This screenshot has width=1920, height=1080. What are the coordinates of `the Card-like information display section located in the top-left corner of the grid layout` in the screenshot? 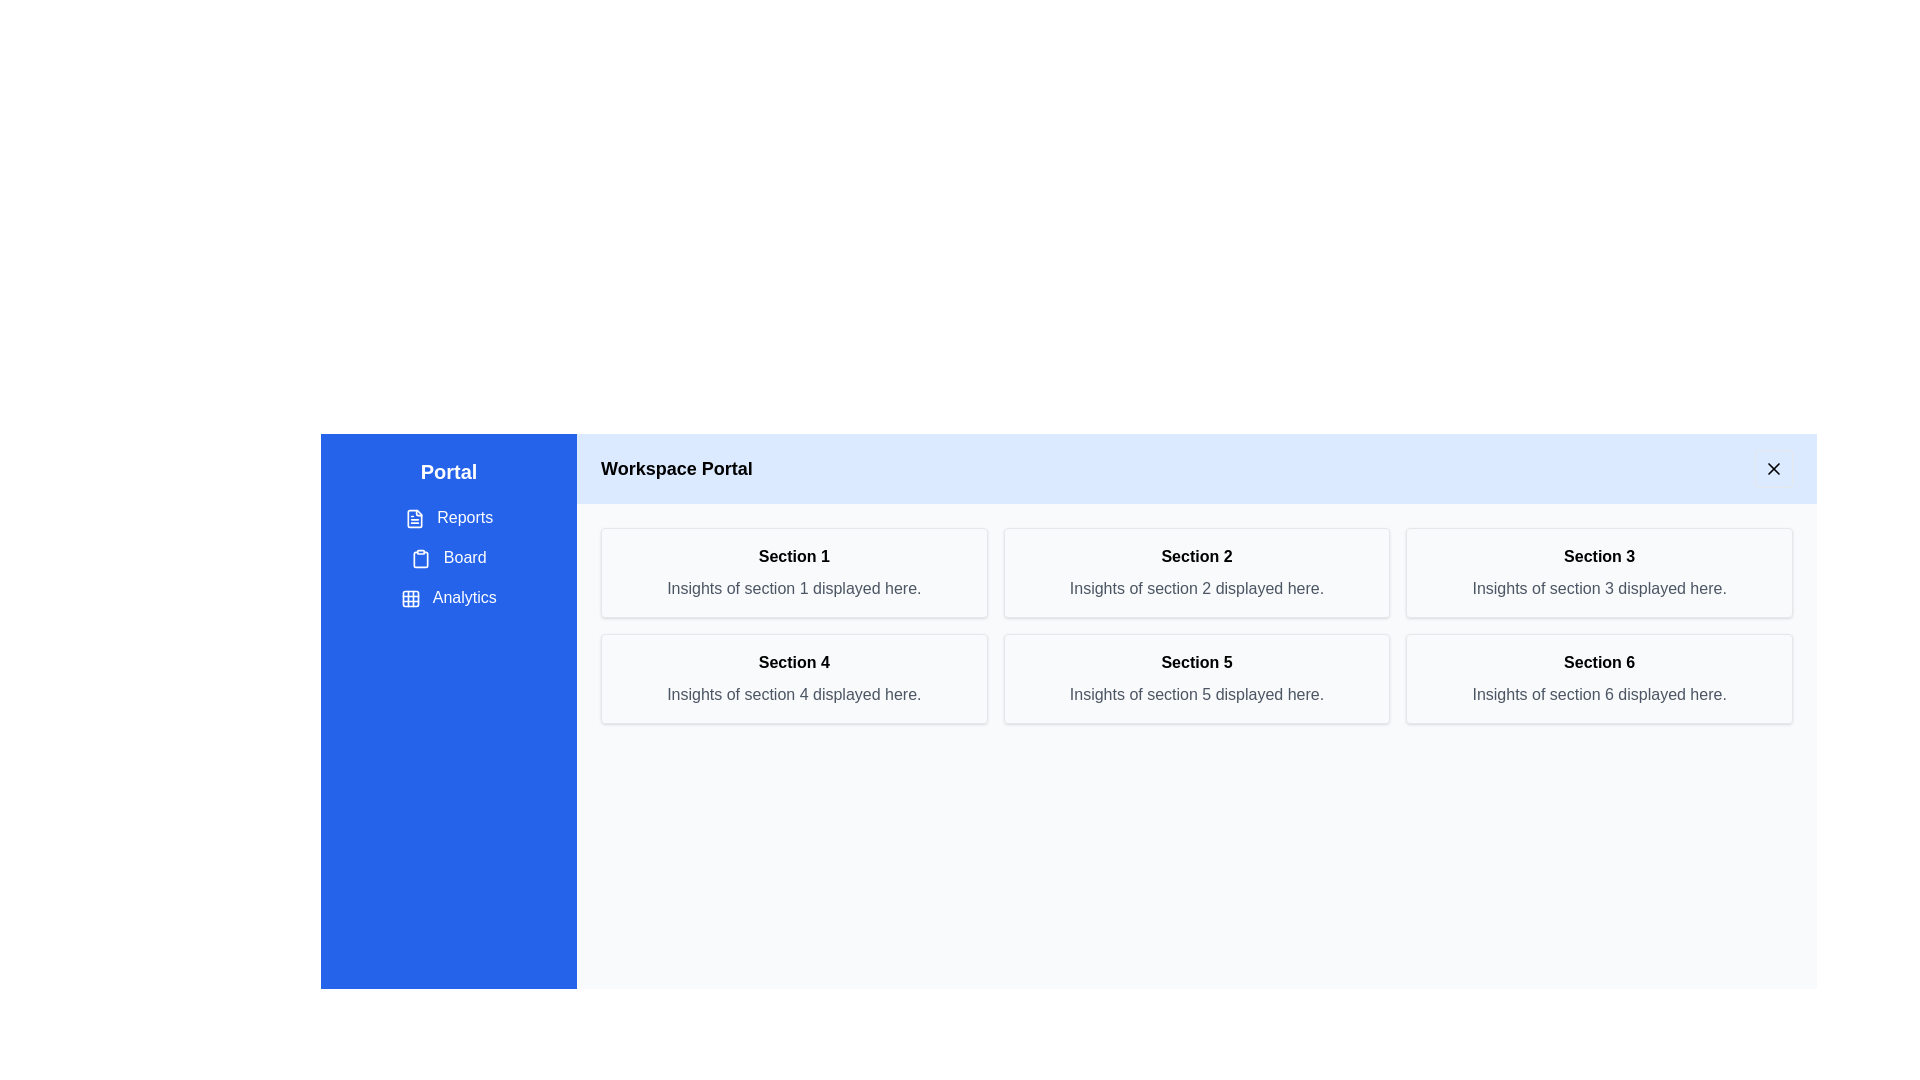 It's located at (793, 573).